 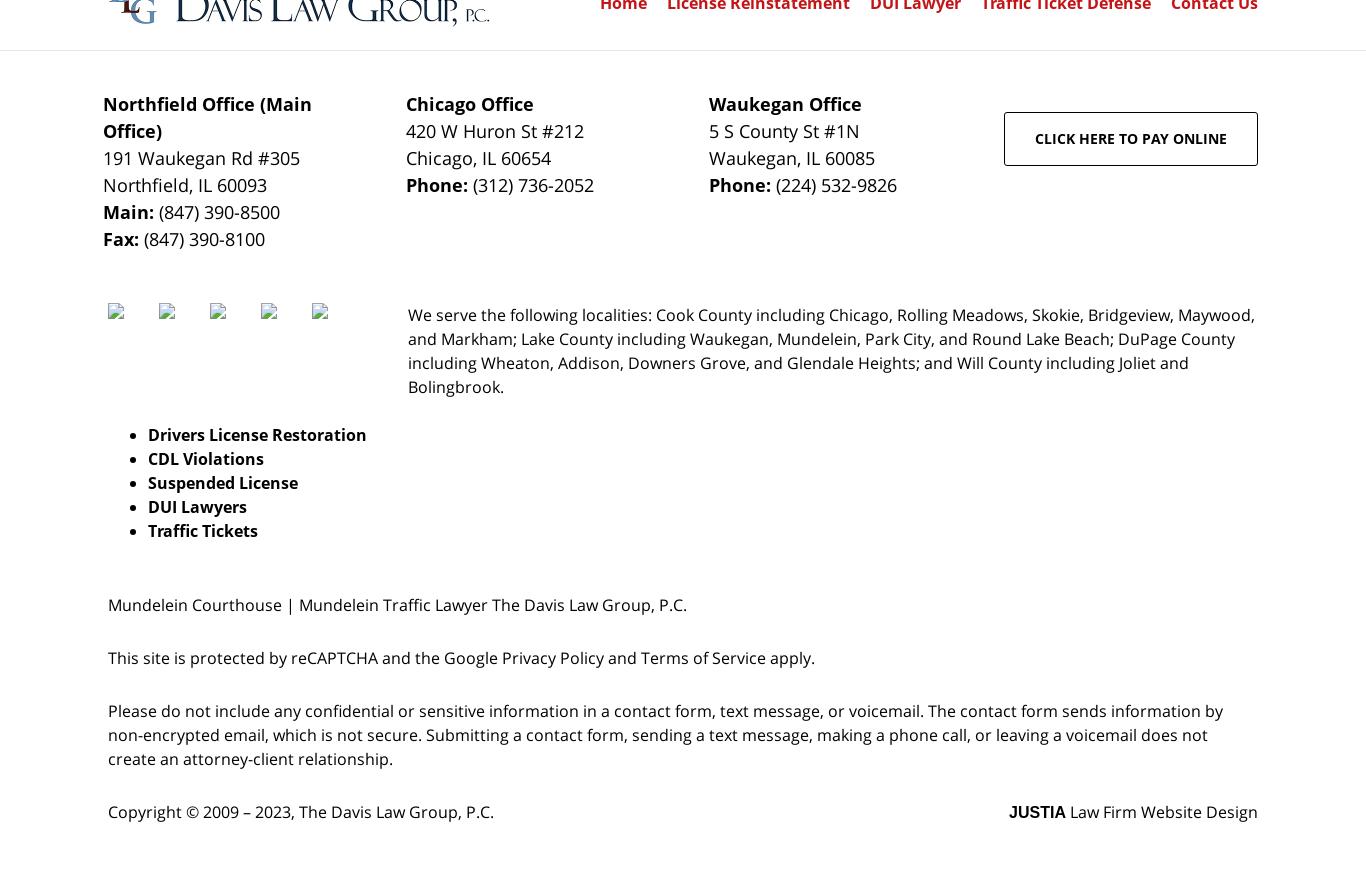 I want to click on 'Main:', so click(x=129, y=212).